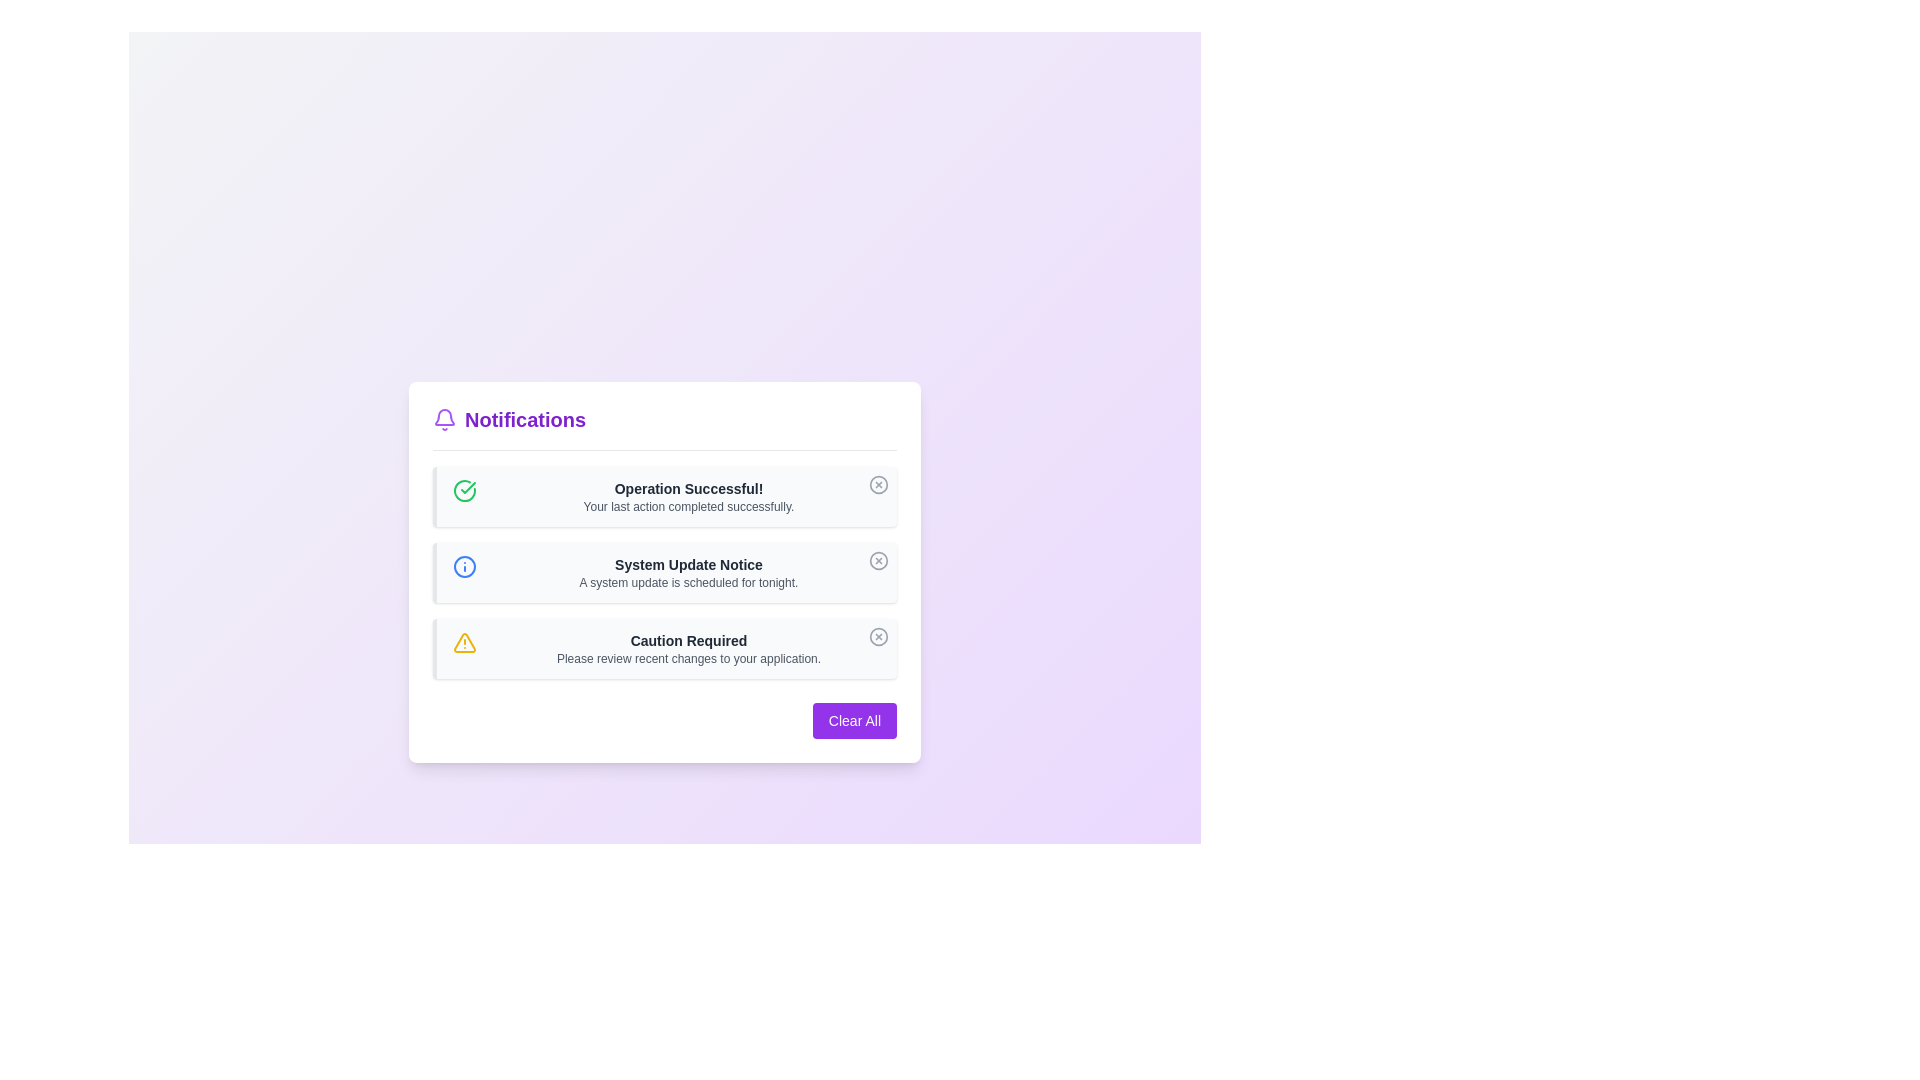  Describe the element at coordinates (878, 560) in the screenshot. I see `the circular SVG element in the second notification entry for keyboard actions` at that location.